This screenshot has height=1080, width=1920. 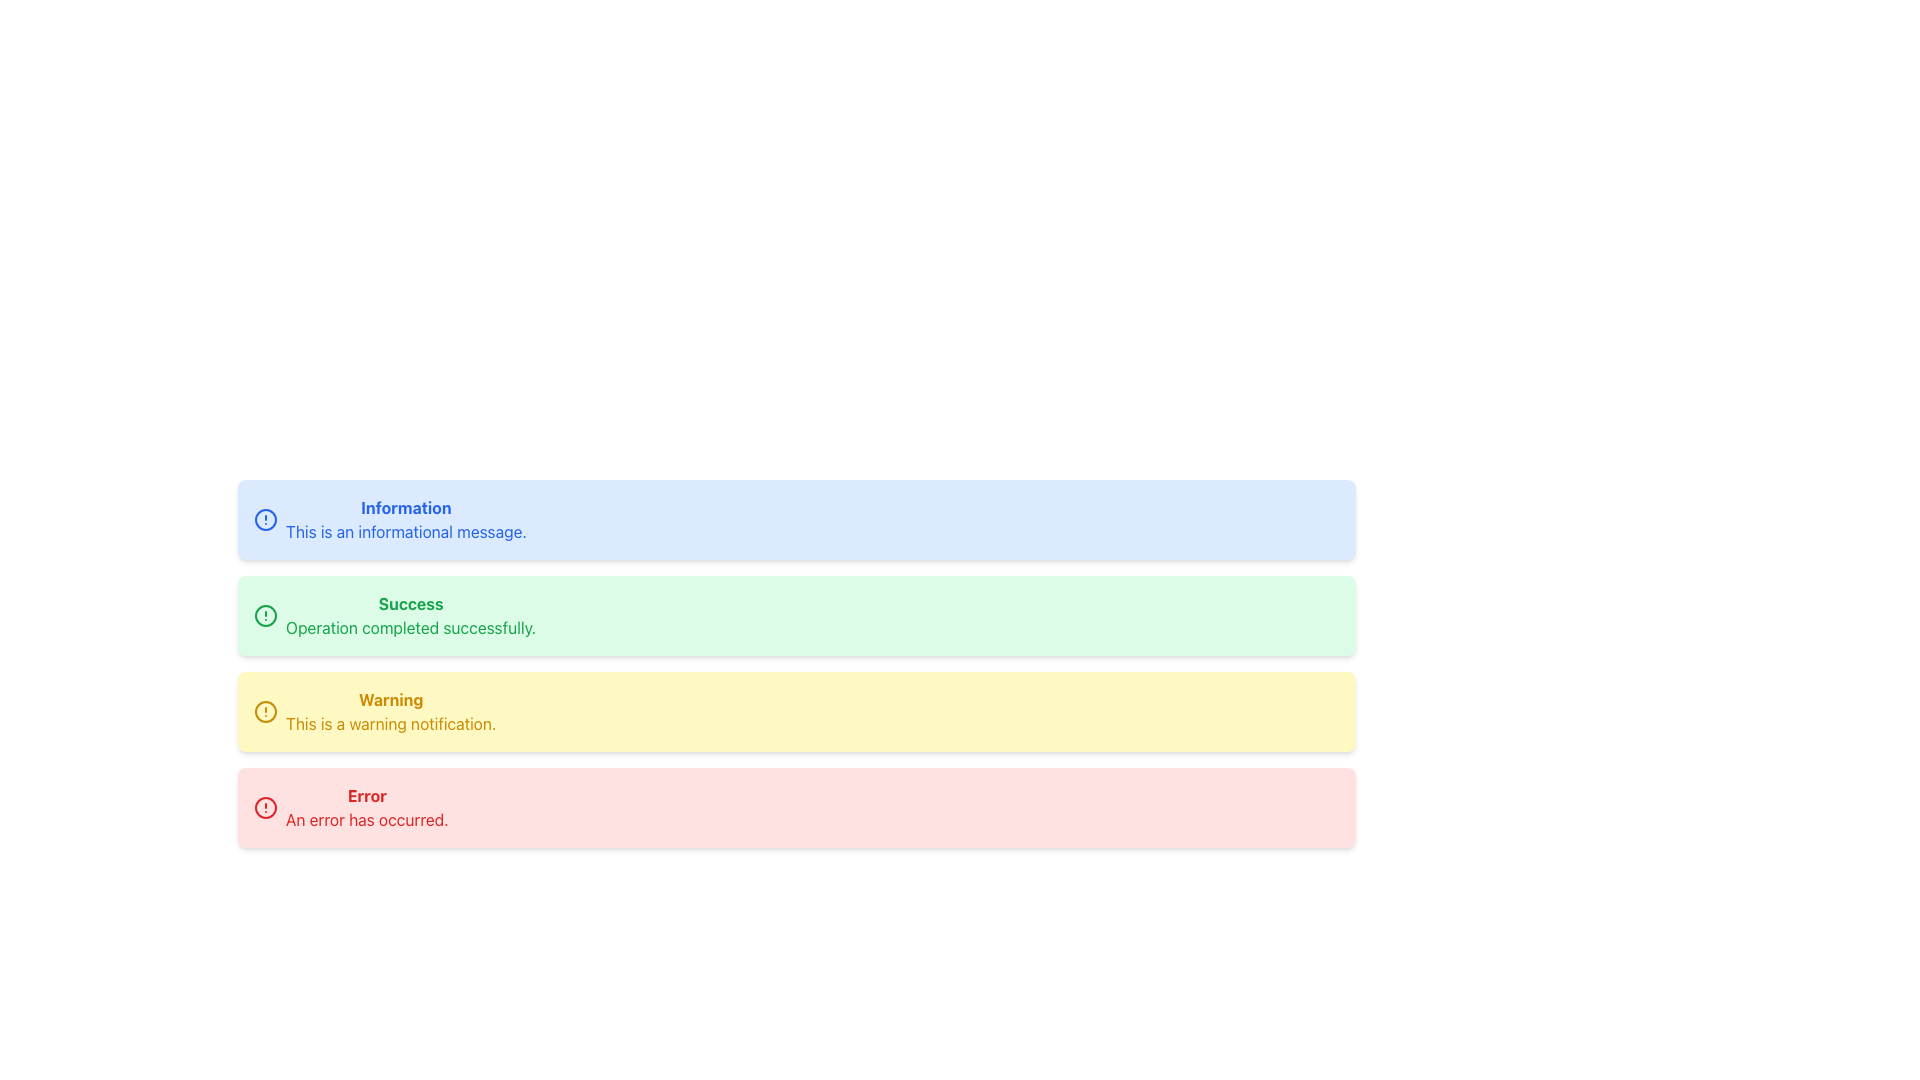 I want to click on the error alert icon located in the red notification box at the bottom left, preceding the 'Error' text, so click(x=264, y=806).